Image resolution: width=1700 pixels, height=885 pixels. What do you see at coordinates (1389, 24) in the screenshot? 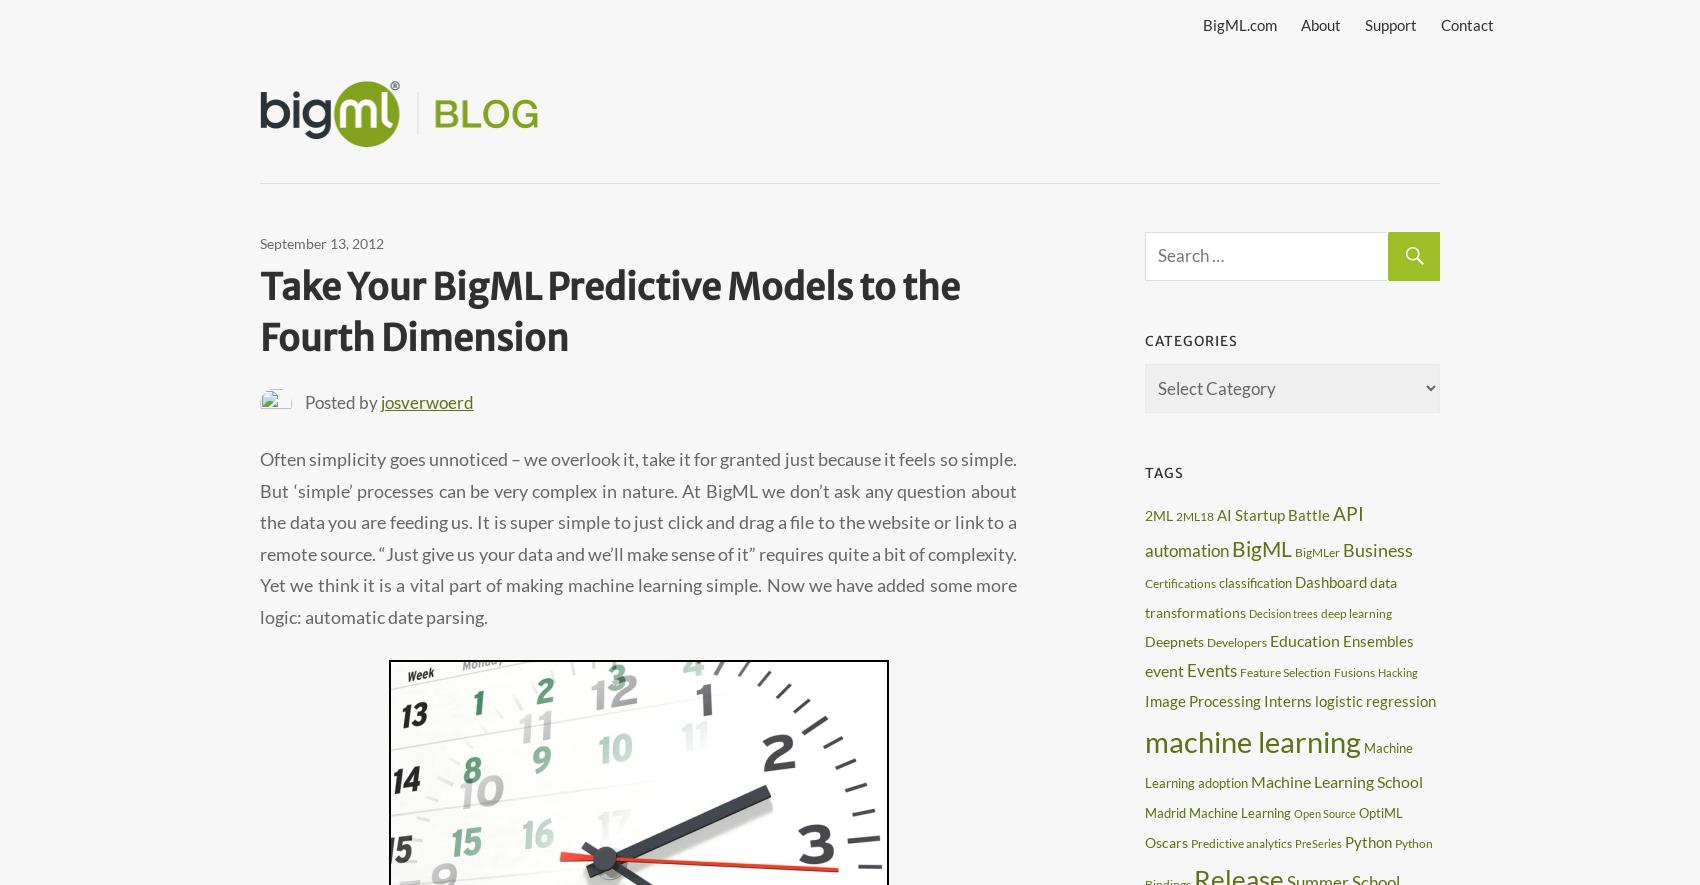
I see `'Support'` at bounding box center [1389, 24].